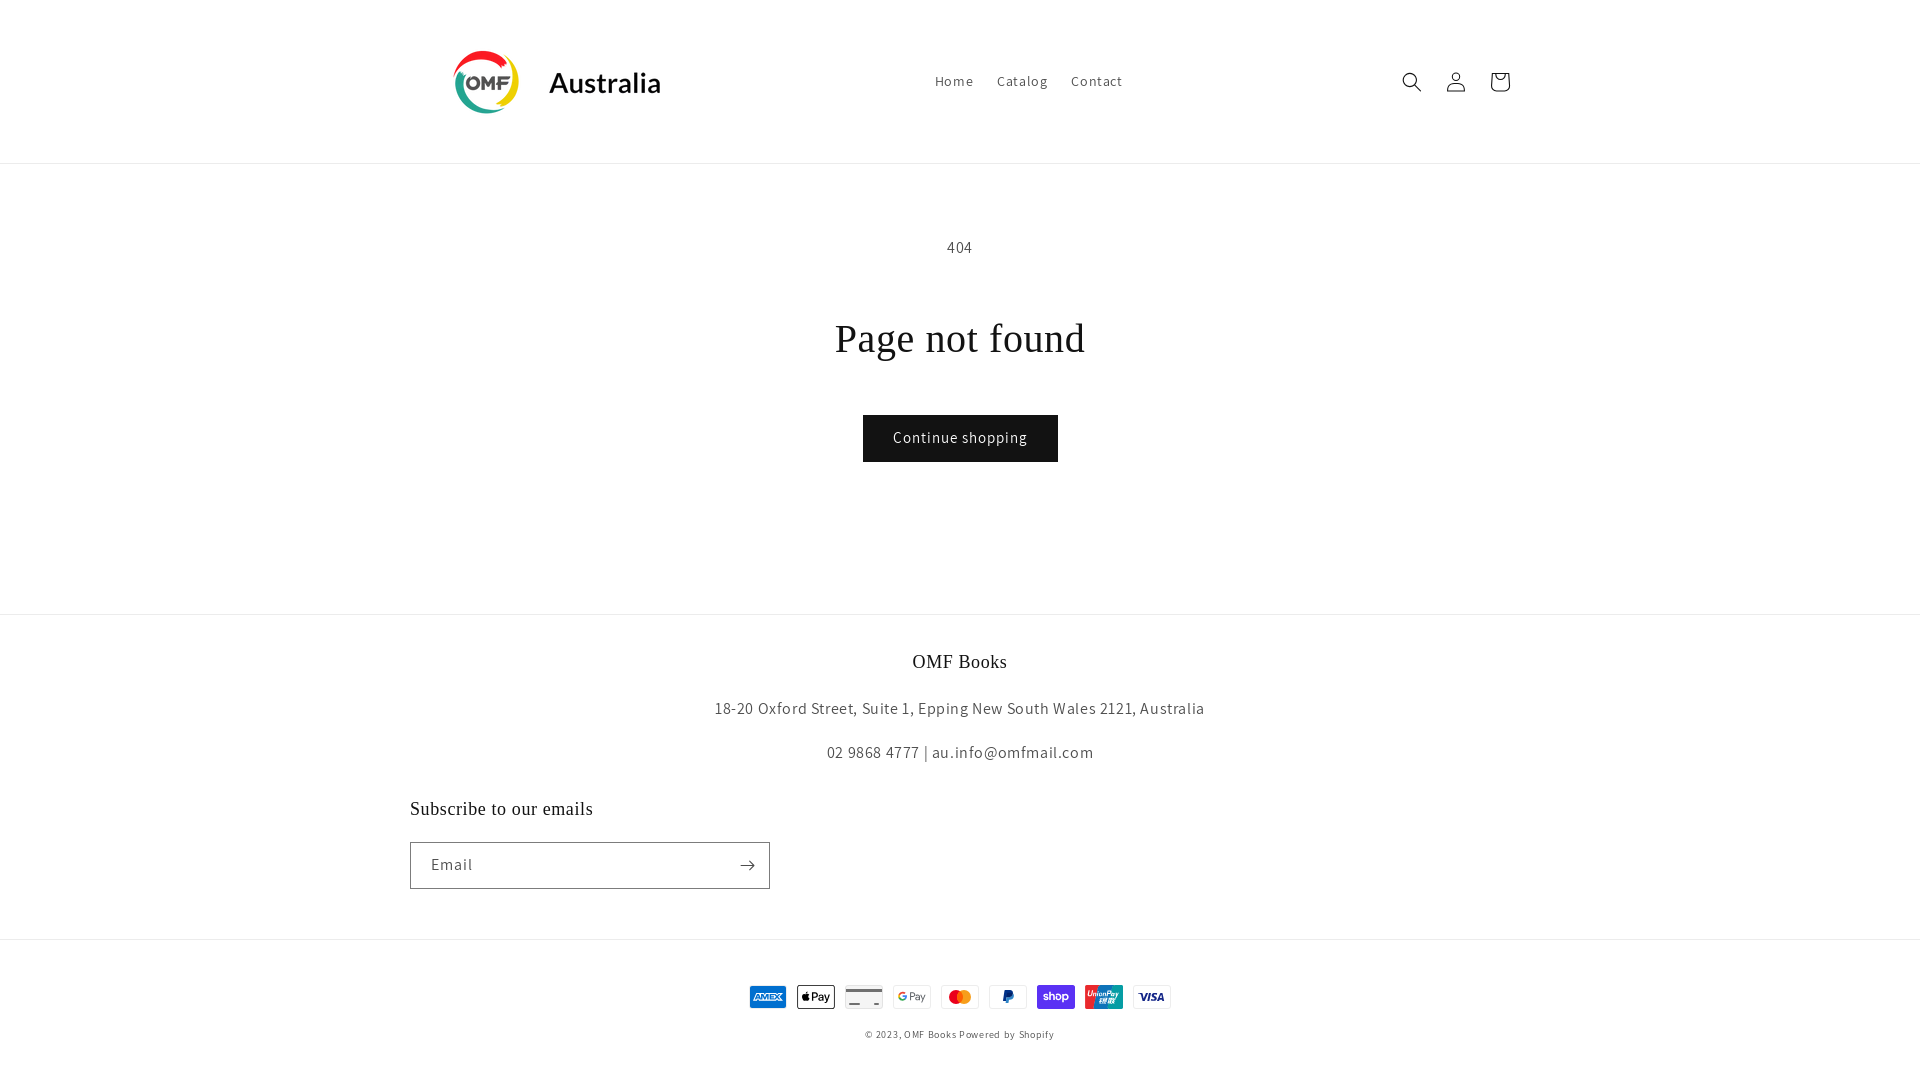  I want to click on 'Home', so click(953, 80).